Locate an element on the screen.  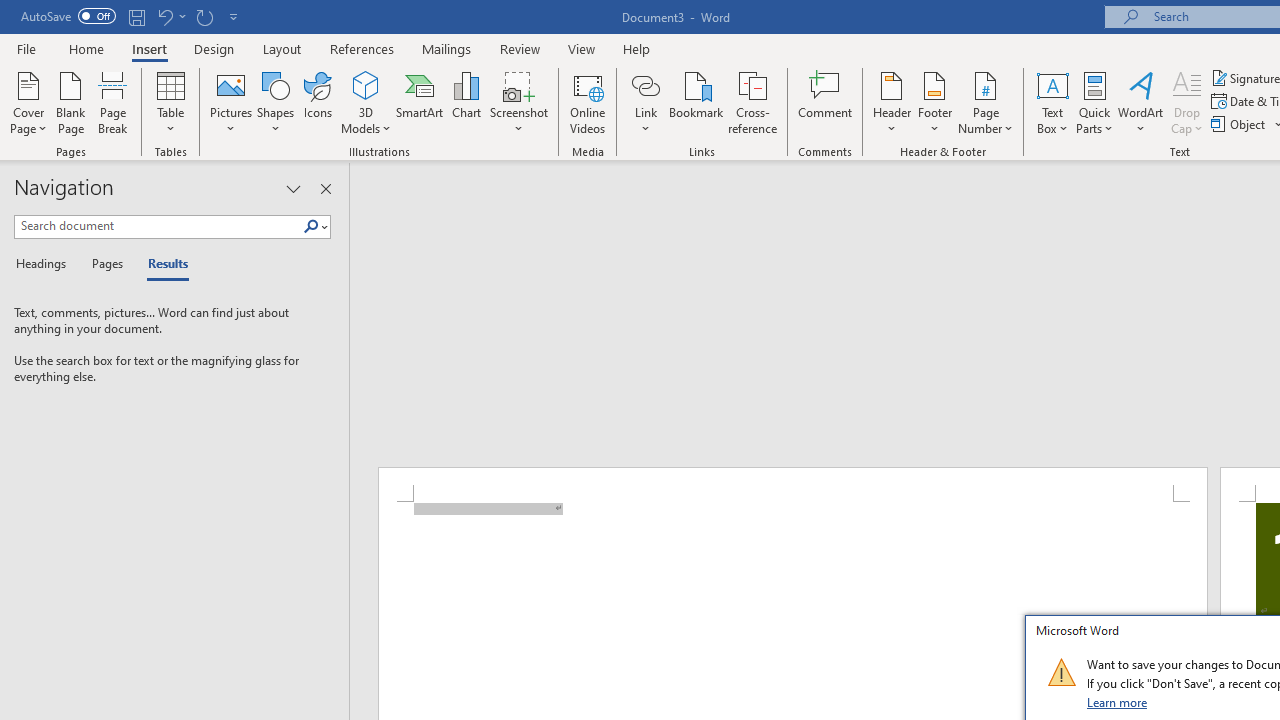
'View' is located at coordinates (581, 48).